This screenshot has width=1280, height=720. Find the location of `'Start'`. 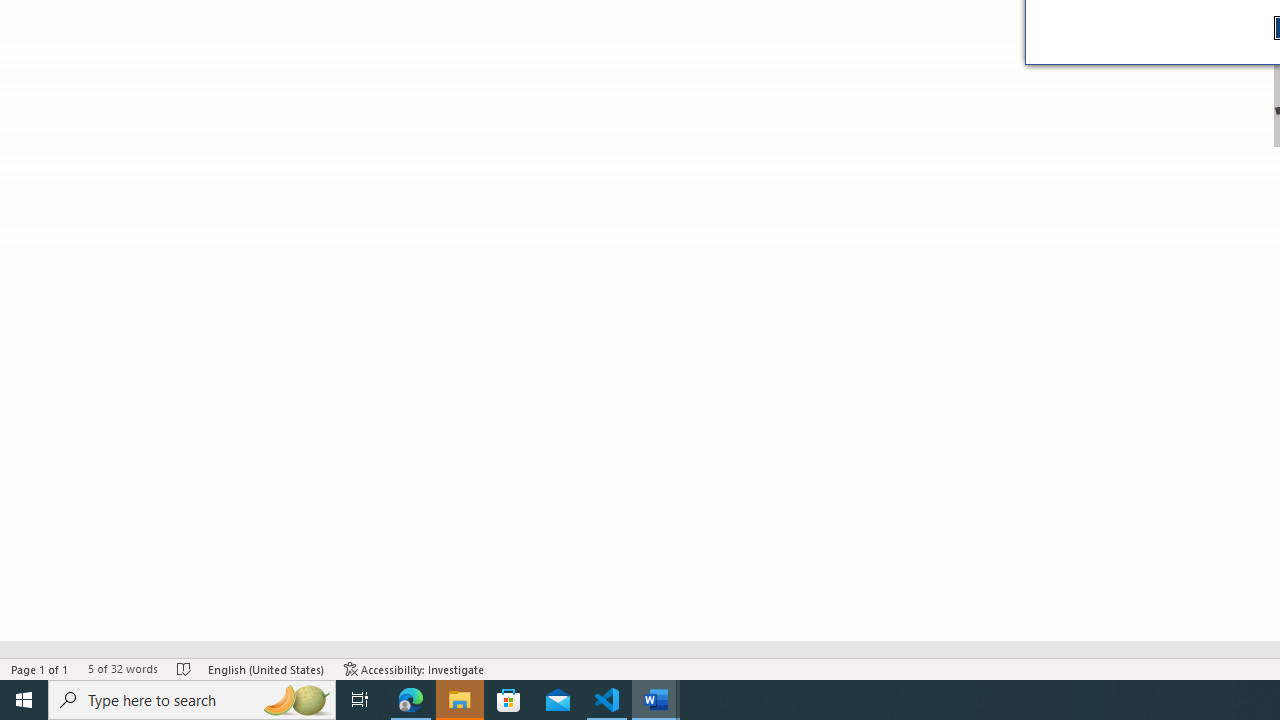

'Start' is located at coordinates (24, 698).